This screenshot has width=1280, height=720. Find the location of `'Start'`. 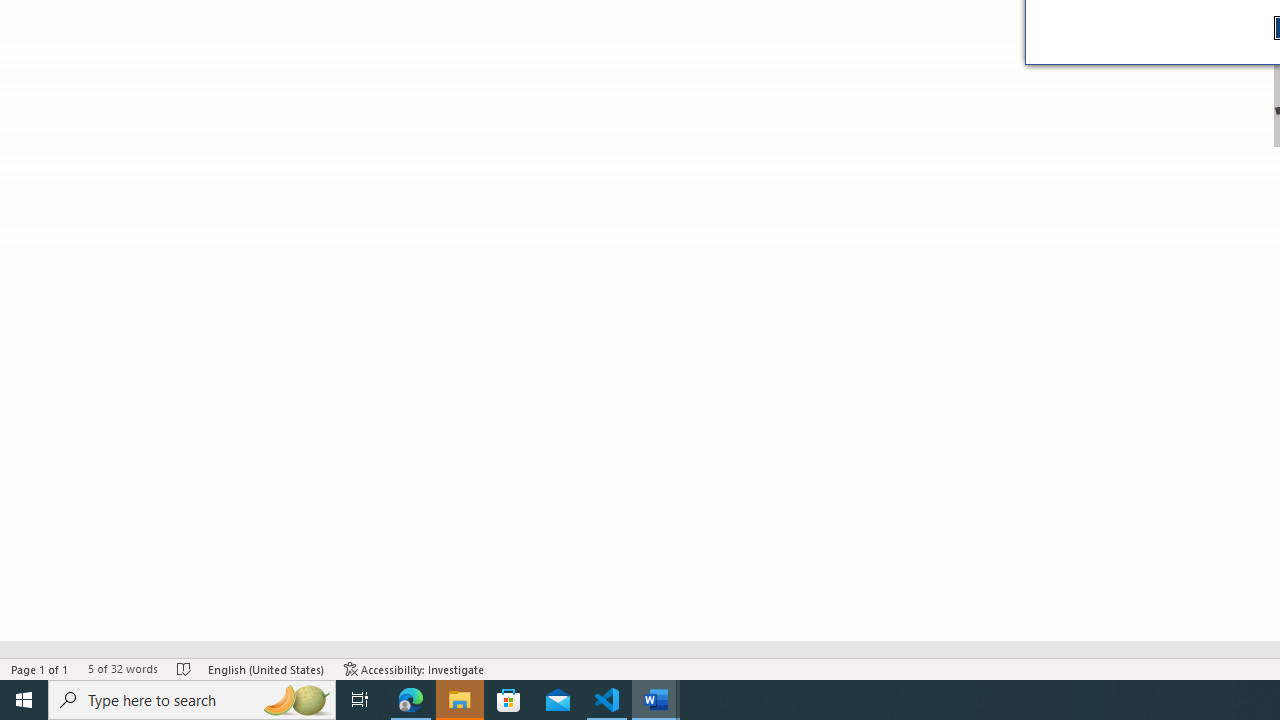

'Start' is located at coordinates (24, 698).